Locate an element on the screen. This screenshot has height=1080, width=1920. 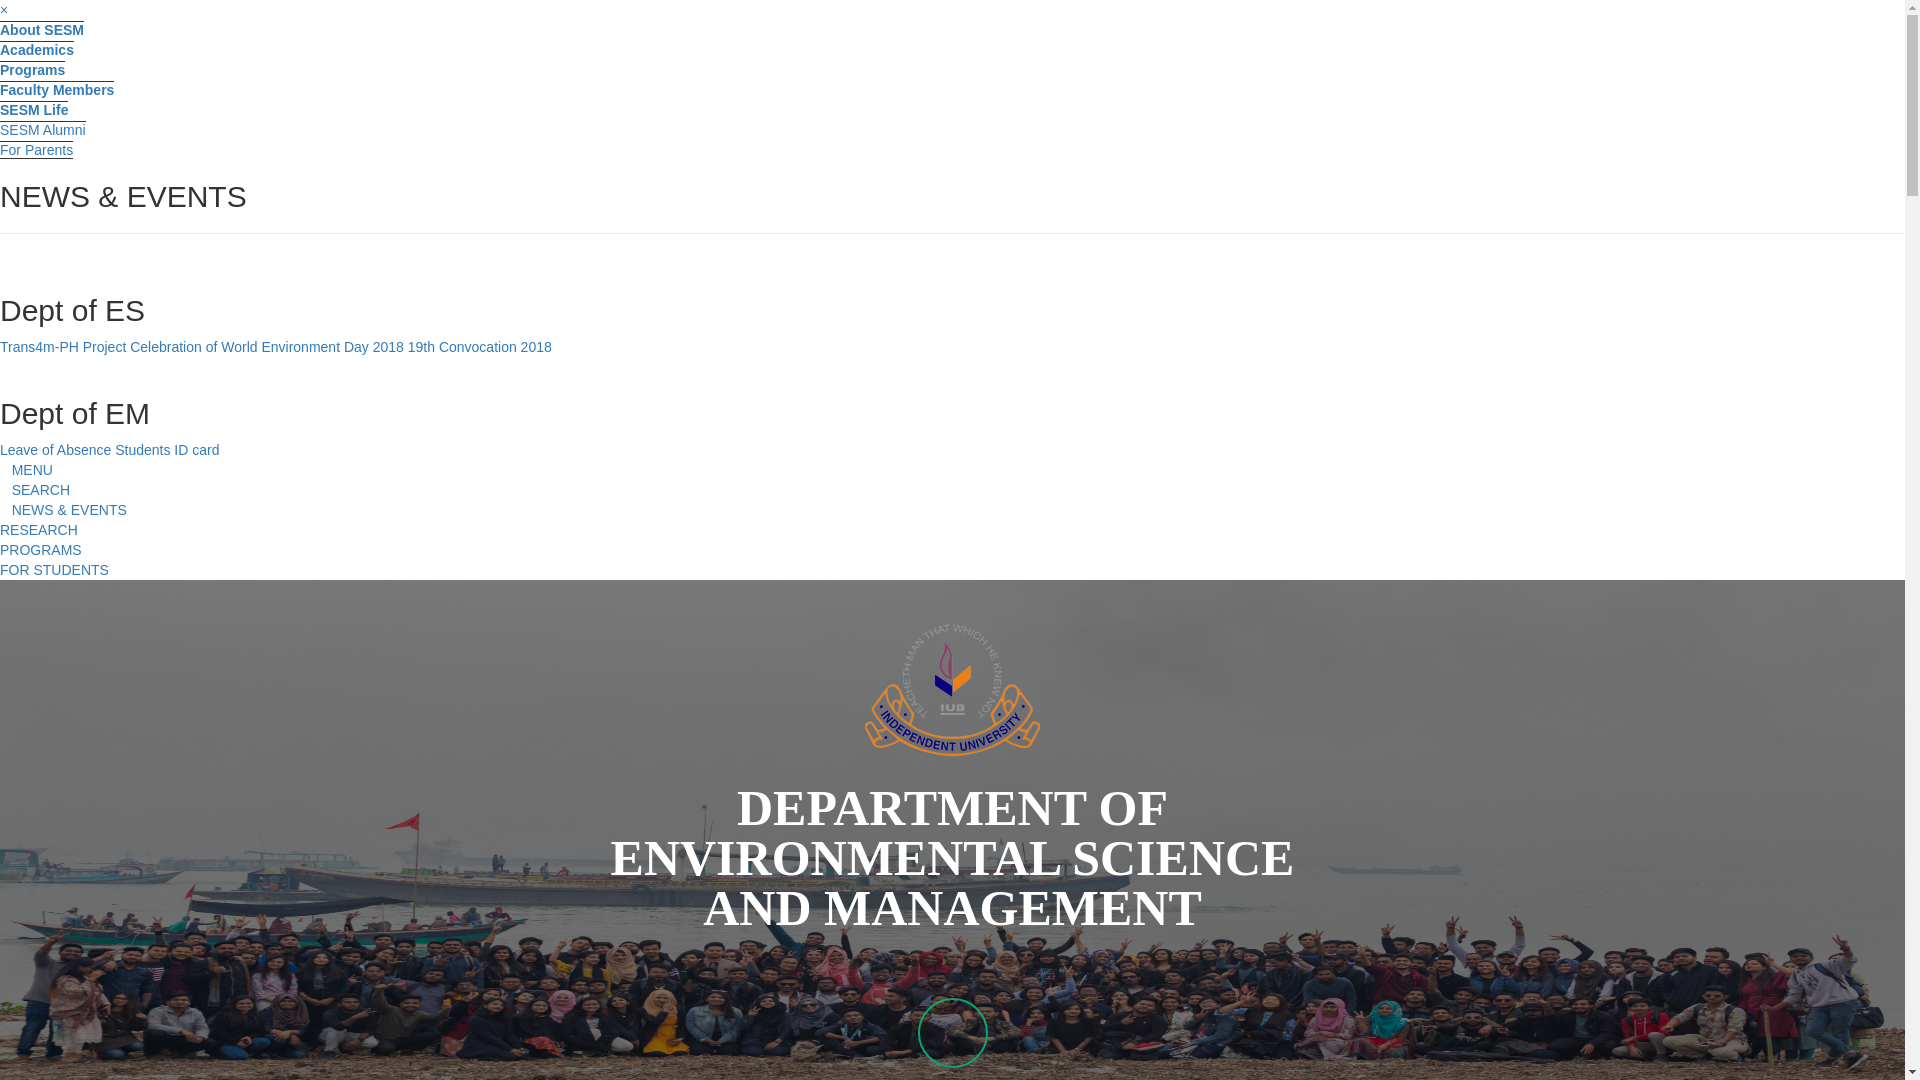
'For Parents' is located at coordinates (36, 149).